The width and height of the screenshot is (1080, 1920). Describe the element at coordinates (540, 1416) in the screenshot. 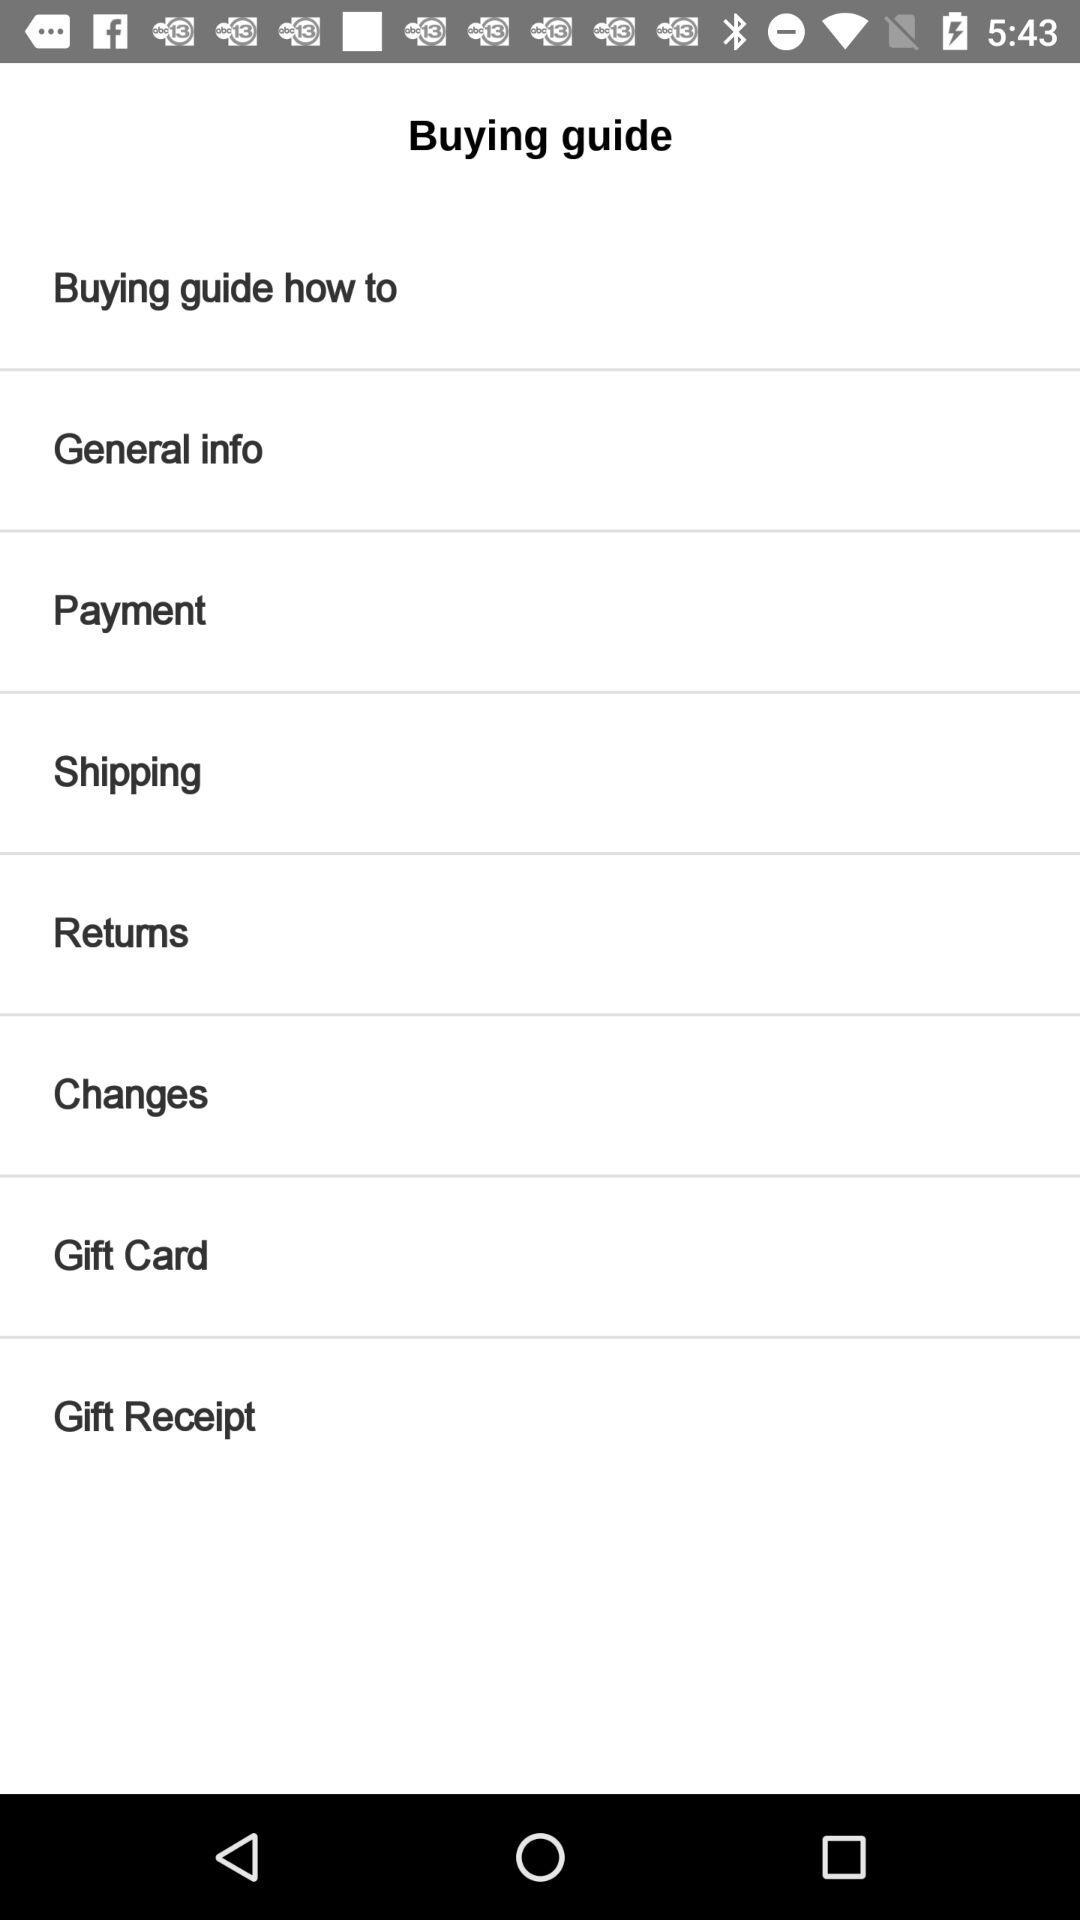

I see `the item below the gift card` at that location.